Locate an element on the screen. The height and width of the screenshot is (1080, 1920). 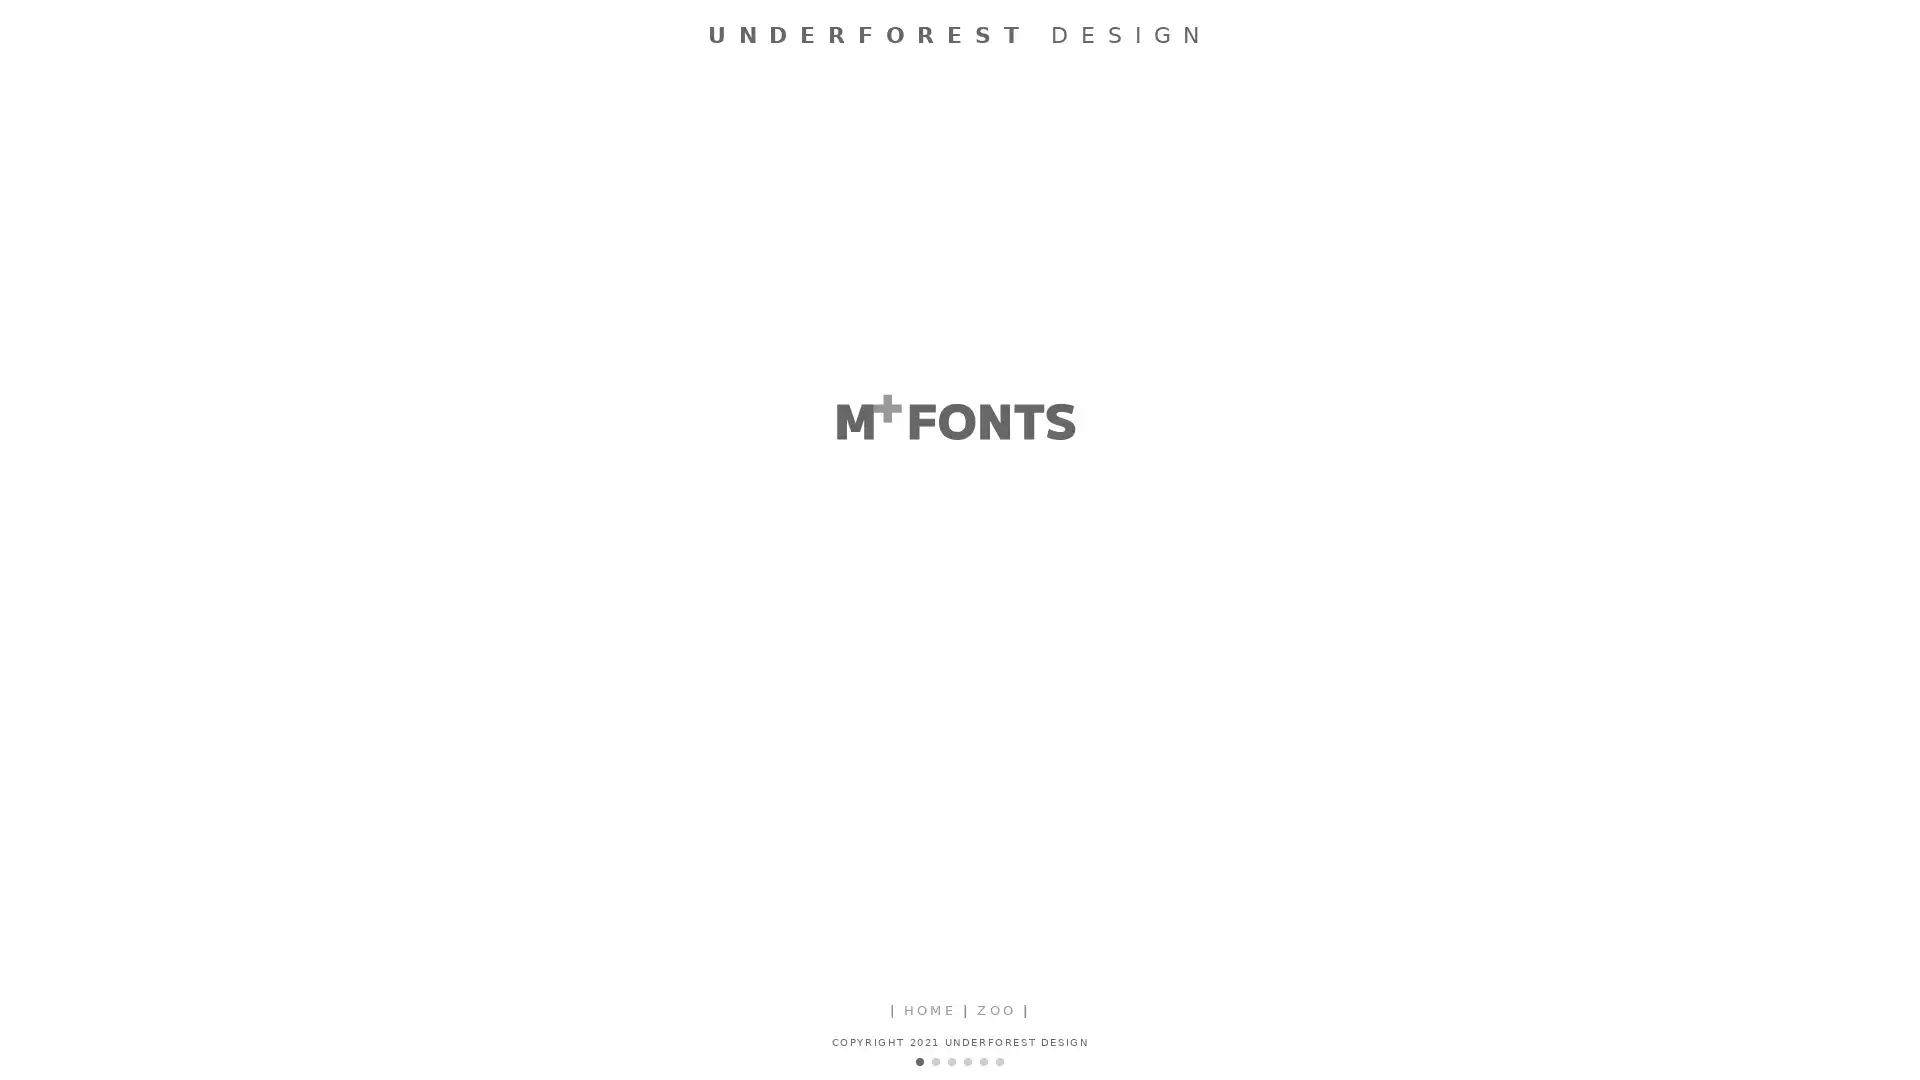
Go to slide 1 is located at coordinates (919, 1060).